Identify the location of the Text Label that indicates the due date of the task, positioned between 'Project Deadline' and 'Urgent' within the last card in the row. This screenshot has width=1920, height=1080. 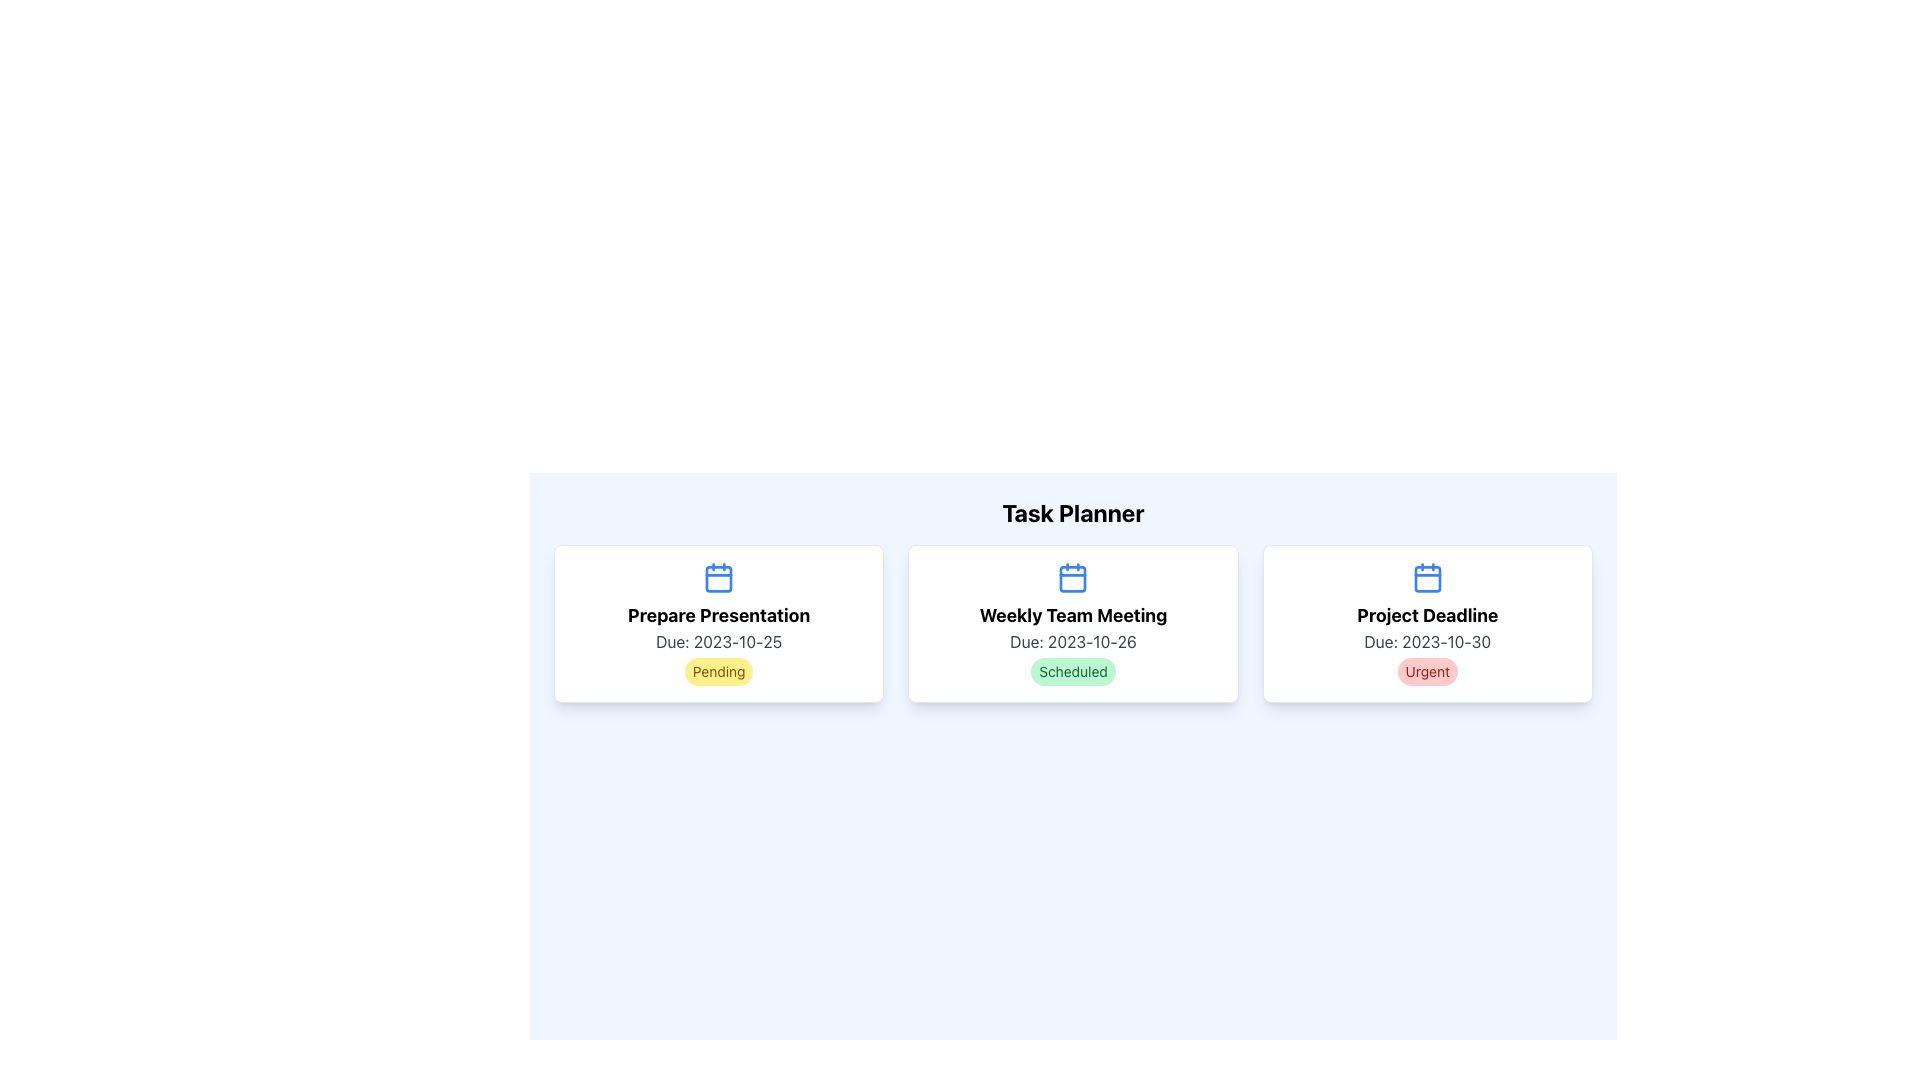
(1426, 641).